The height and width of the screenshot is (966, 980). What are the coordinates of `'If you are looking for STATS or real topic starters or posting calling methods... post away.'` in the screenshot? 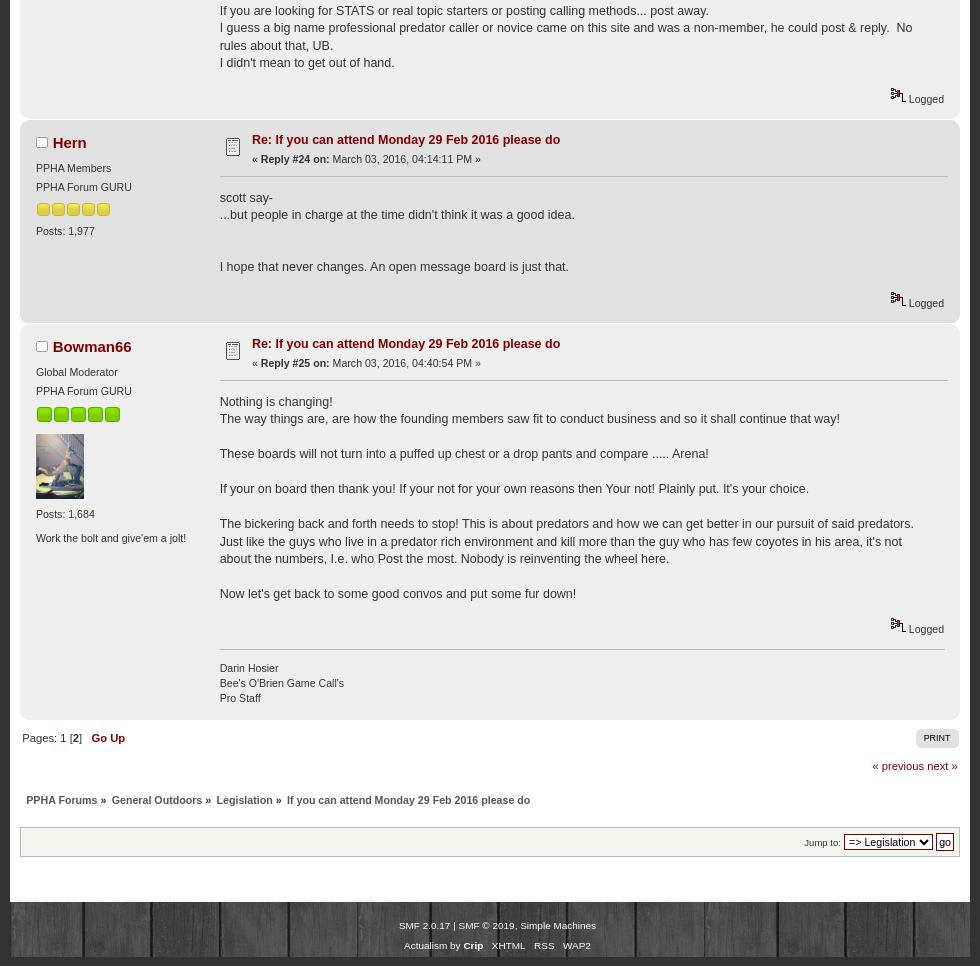 It's located at (463, 9).